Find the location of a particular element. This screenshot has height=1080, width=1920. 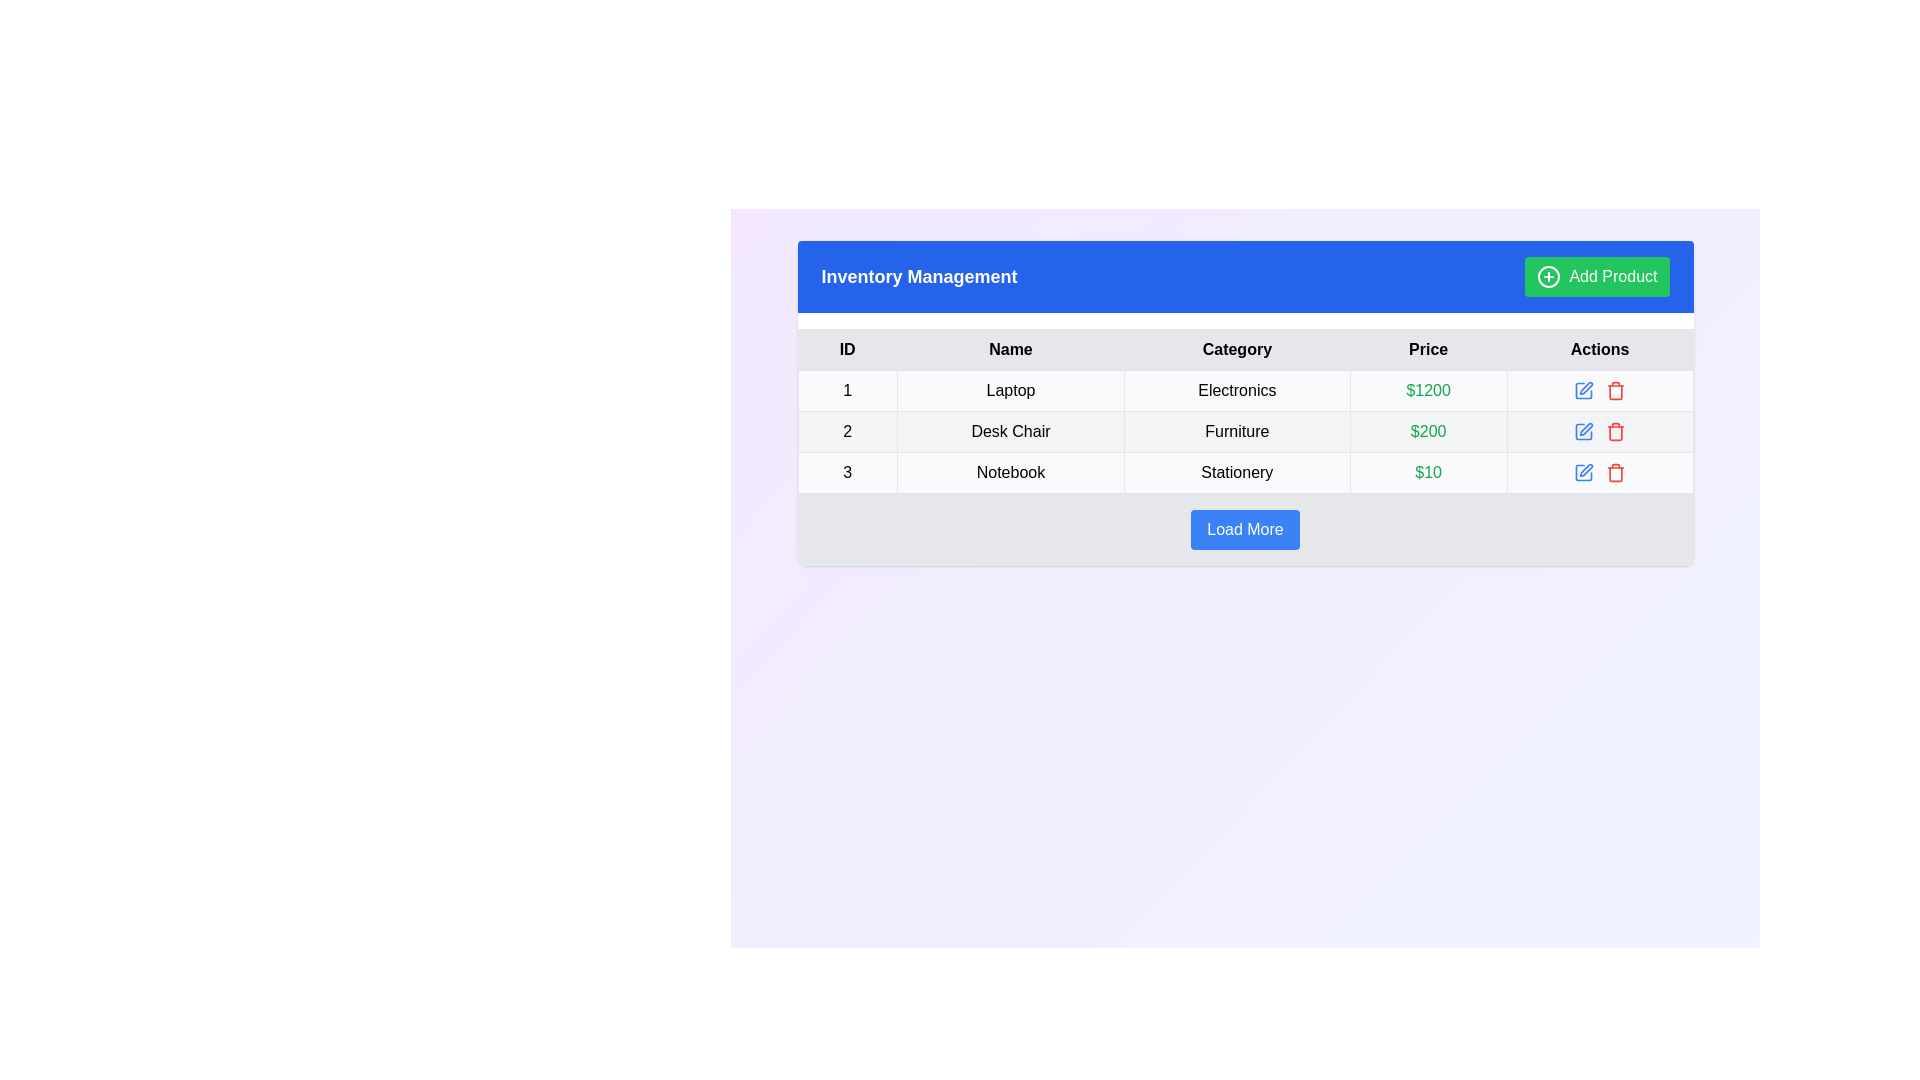

the delete button in the 'Actions' column of the second row of the table is located at coordinates (1616, 431).